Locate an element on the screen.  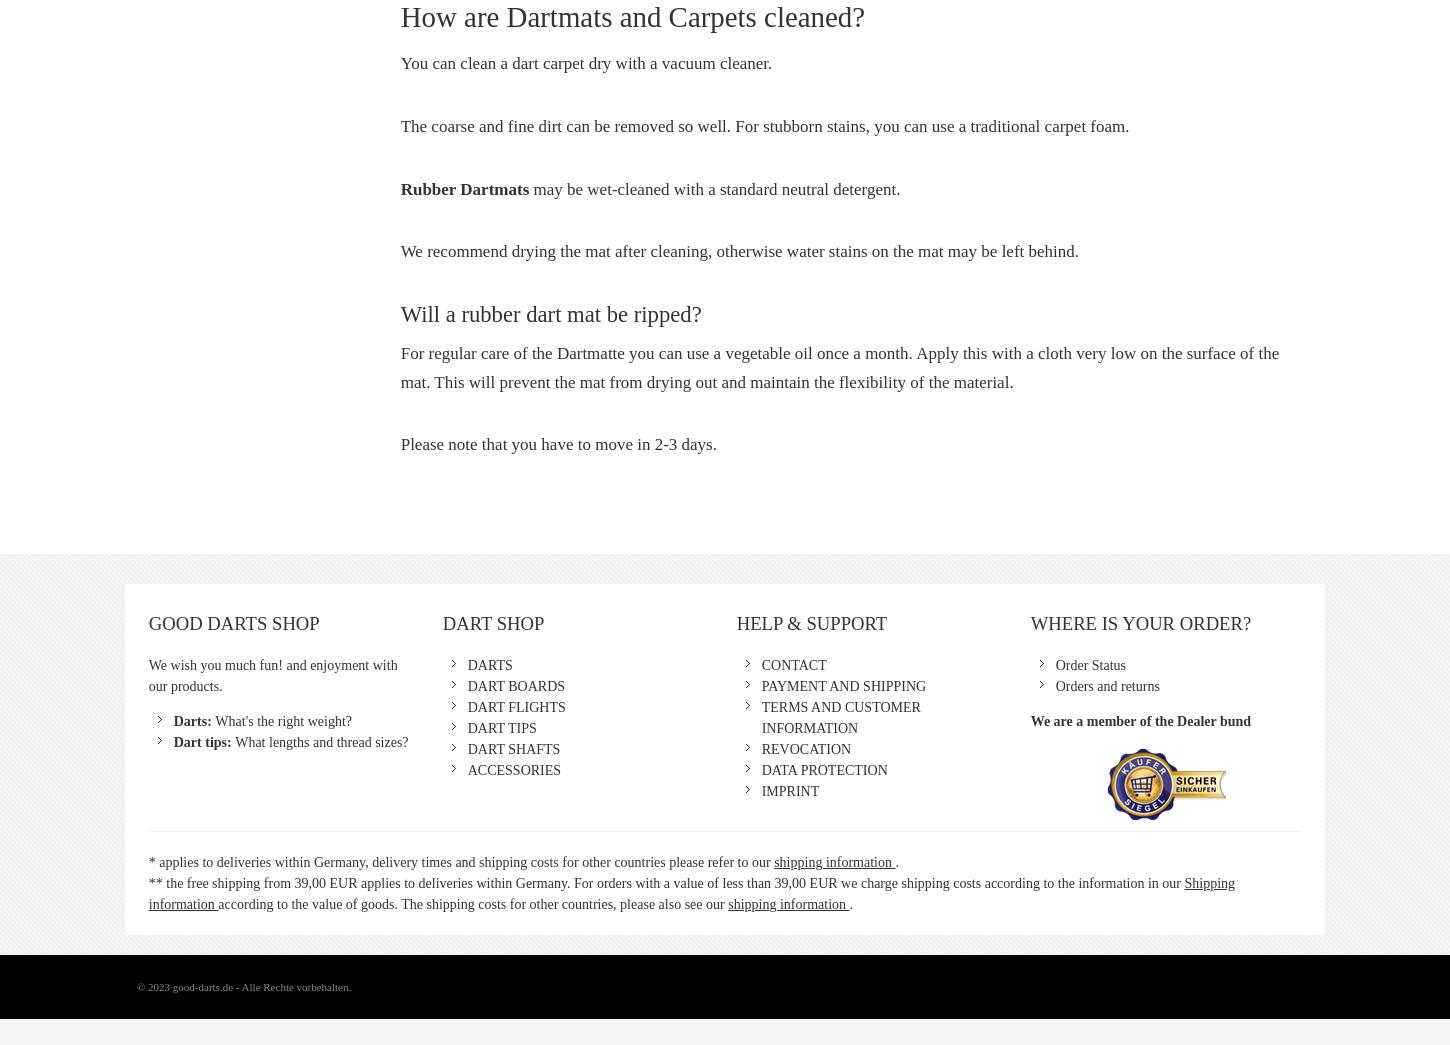
'CONTACT' is located at coordinates (793, 665).